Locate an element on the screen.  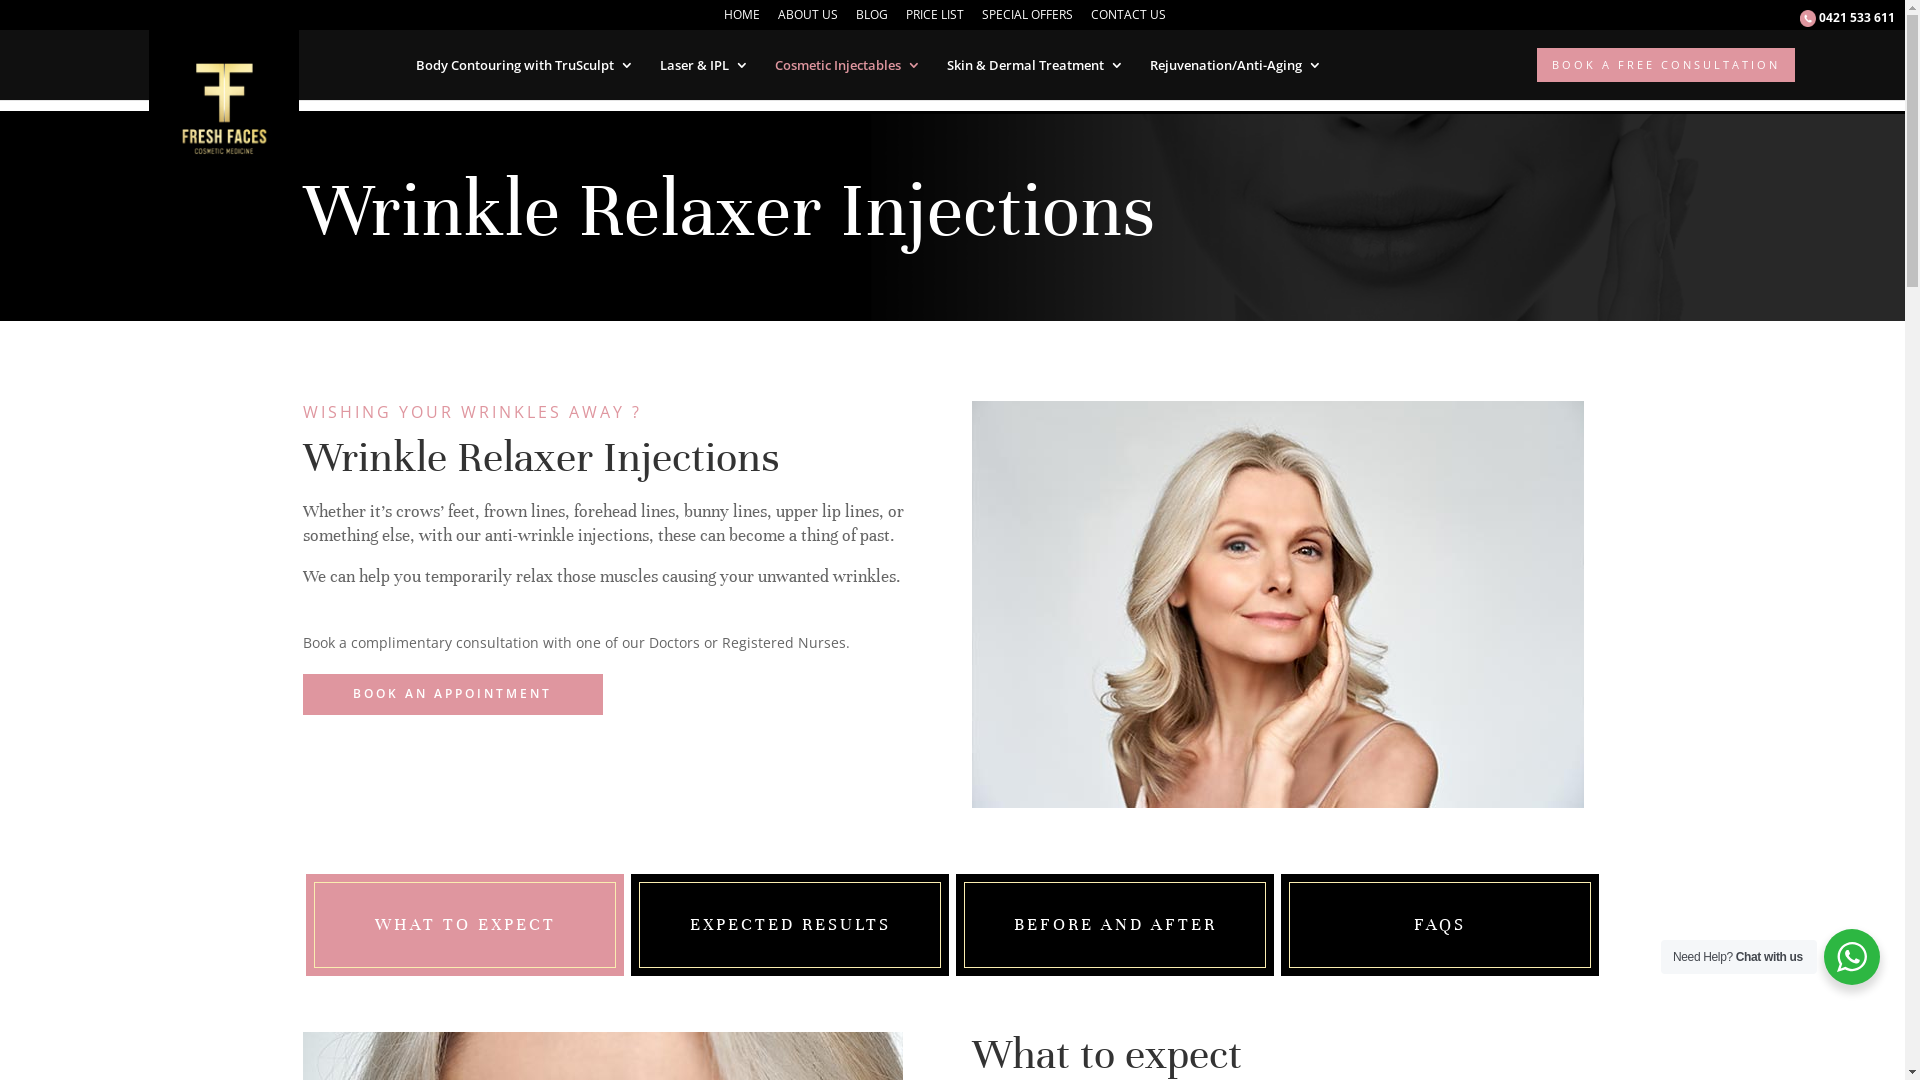
'Rejuvenation/Anti-Aging' is located at coordinates (1235, 64).